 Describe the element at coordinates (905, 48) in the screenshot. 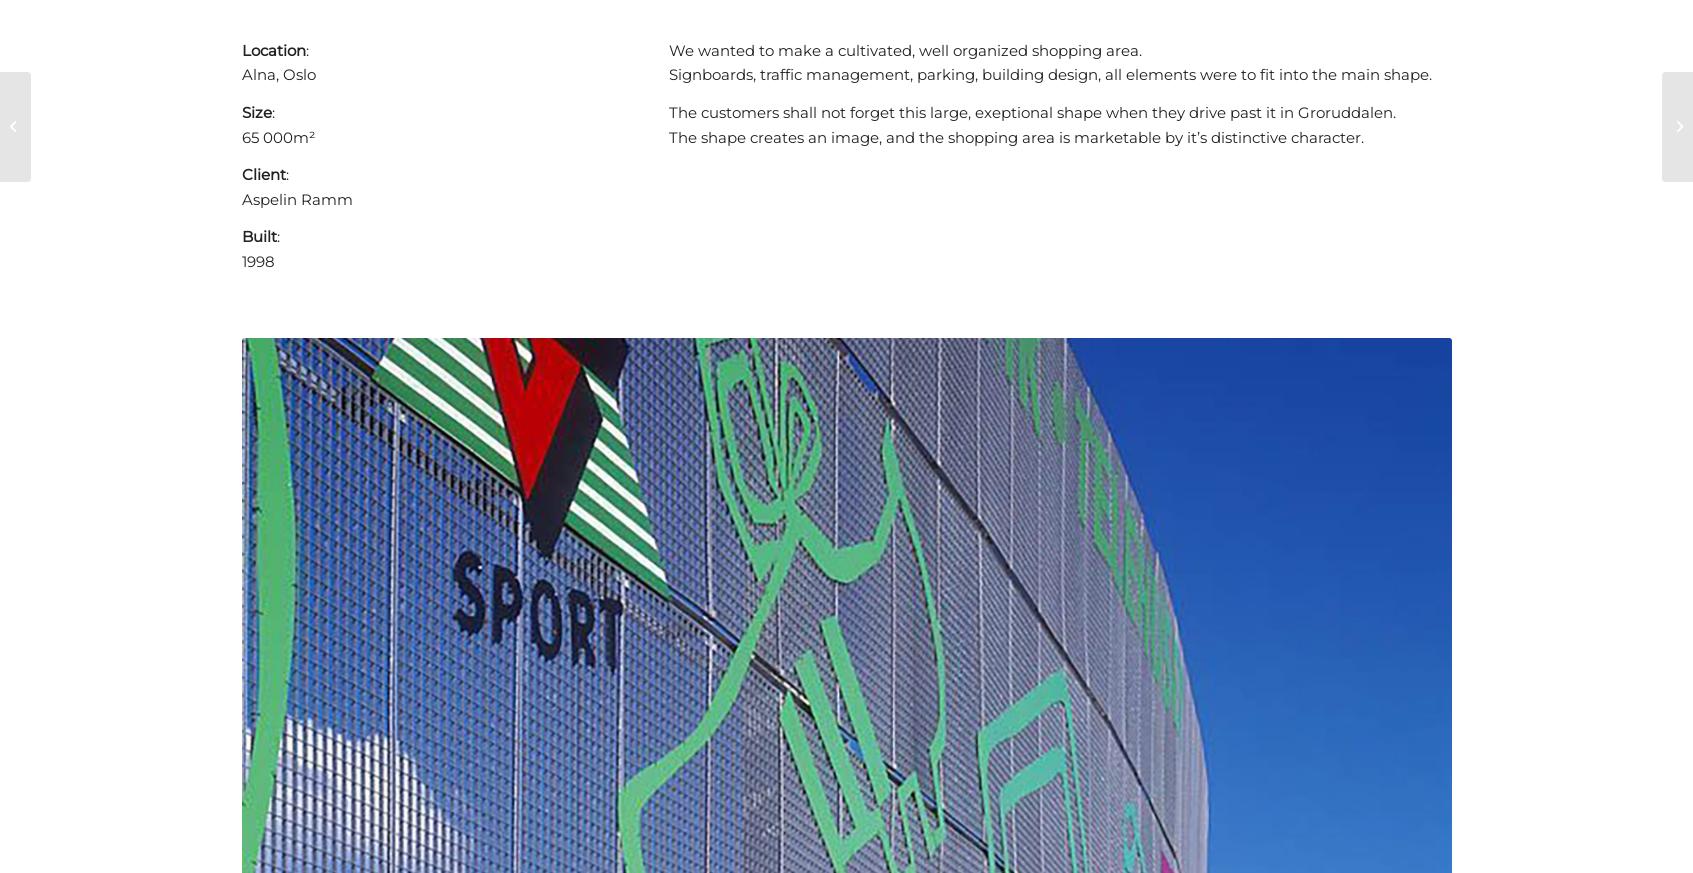

I see `'We wanted to make a cultivated, well organized shopping area.'` at that location.